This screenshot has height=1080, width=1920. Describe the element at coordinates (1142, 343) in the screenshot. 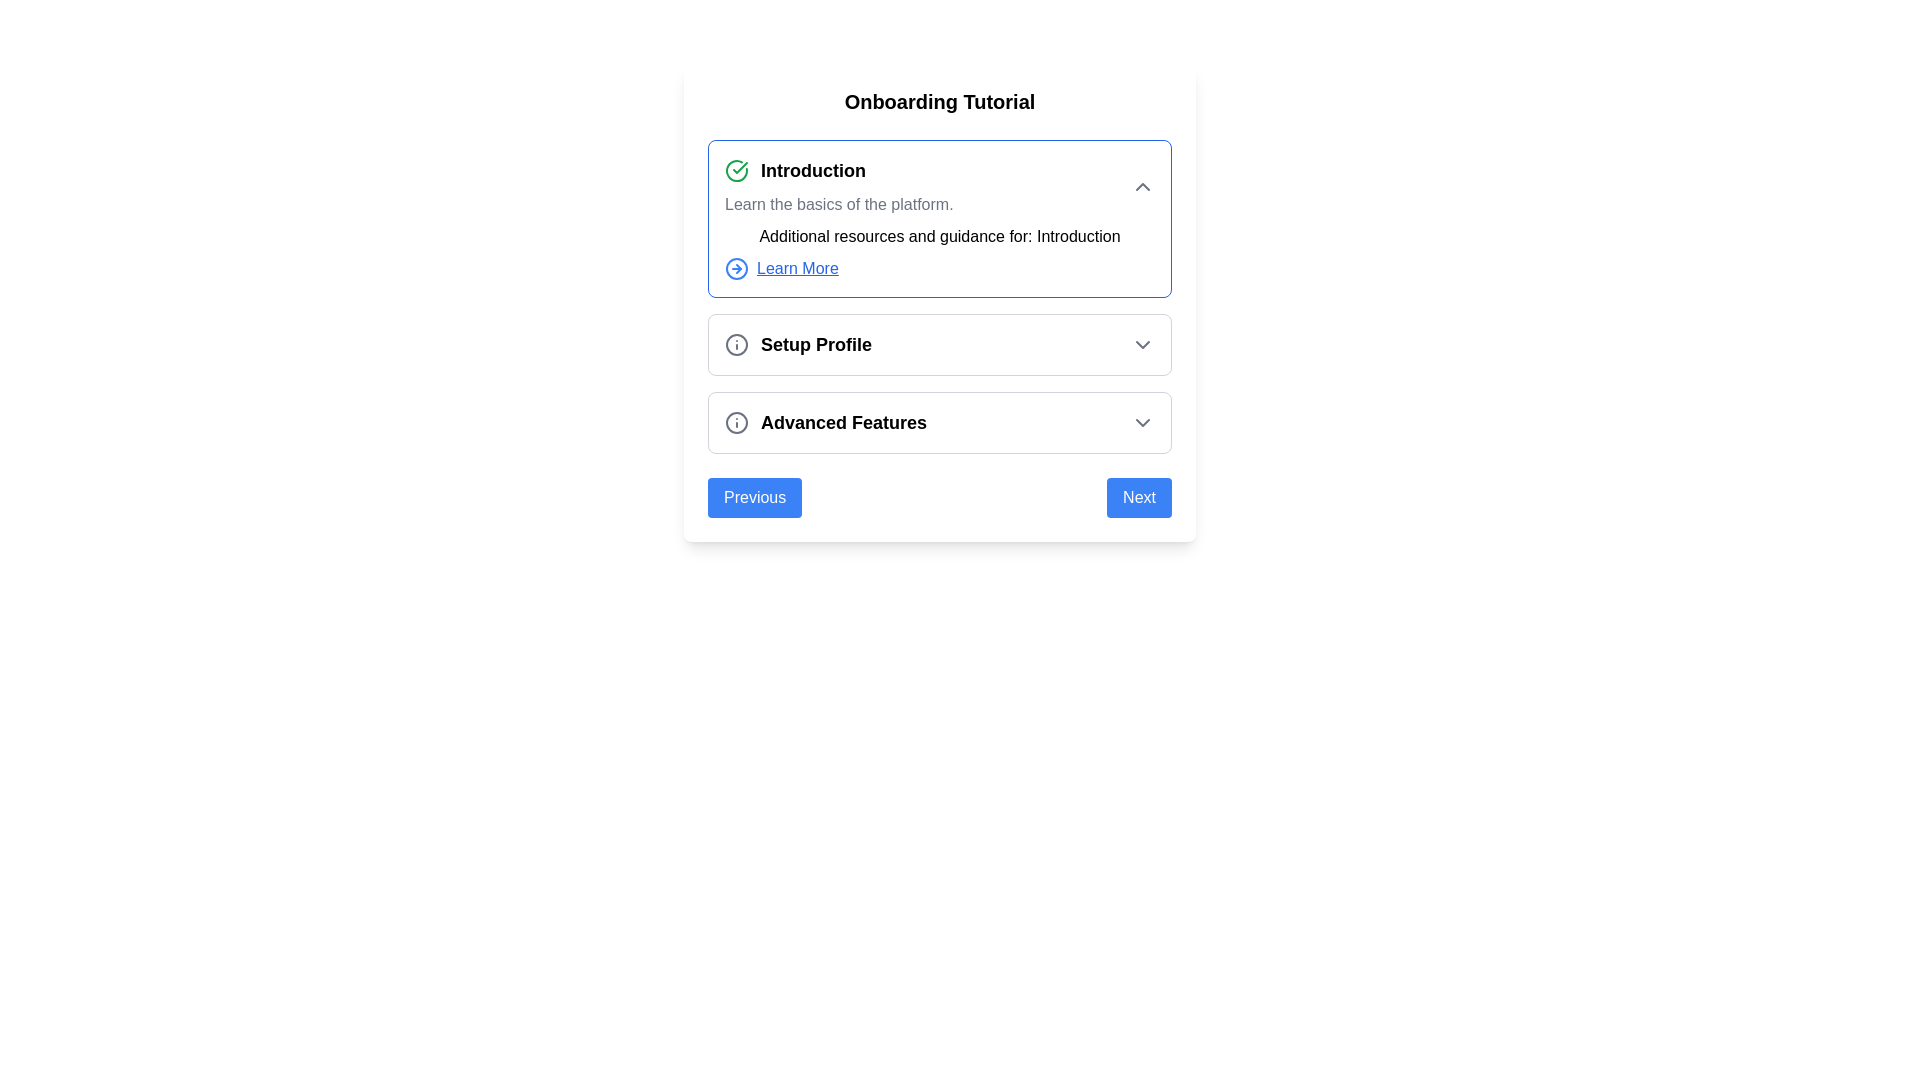

I see `the downward-facing chevron icon in the 'Setup Profile' section` at that location.